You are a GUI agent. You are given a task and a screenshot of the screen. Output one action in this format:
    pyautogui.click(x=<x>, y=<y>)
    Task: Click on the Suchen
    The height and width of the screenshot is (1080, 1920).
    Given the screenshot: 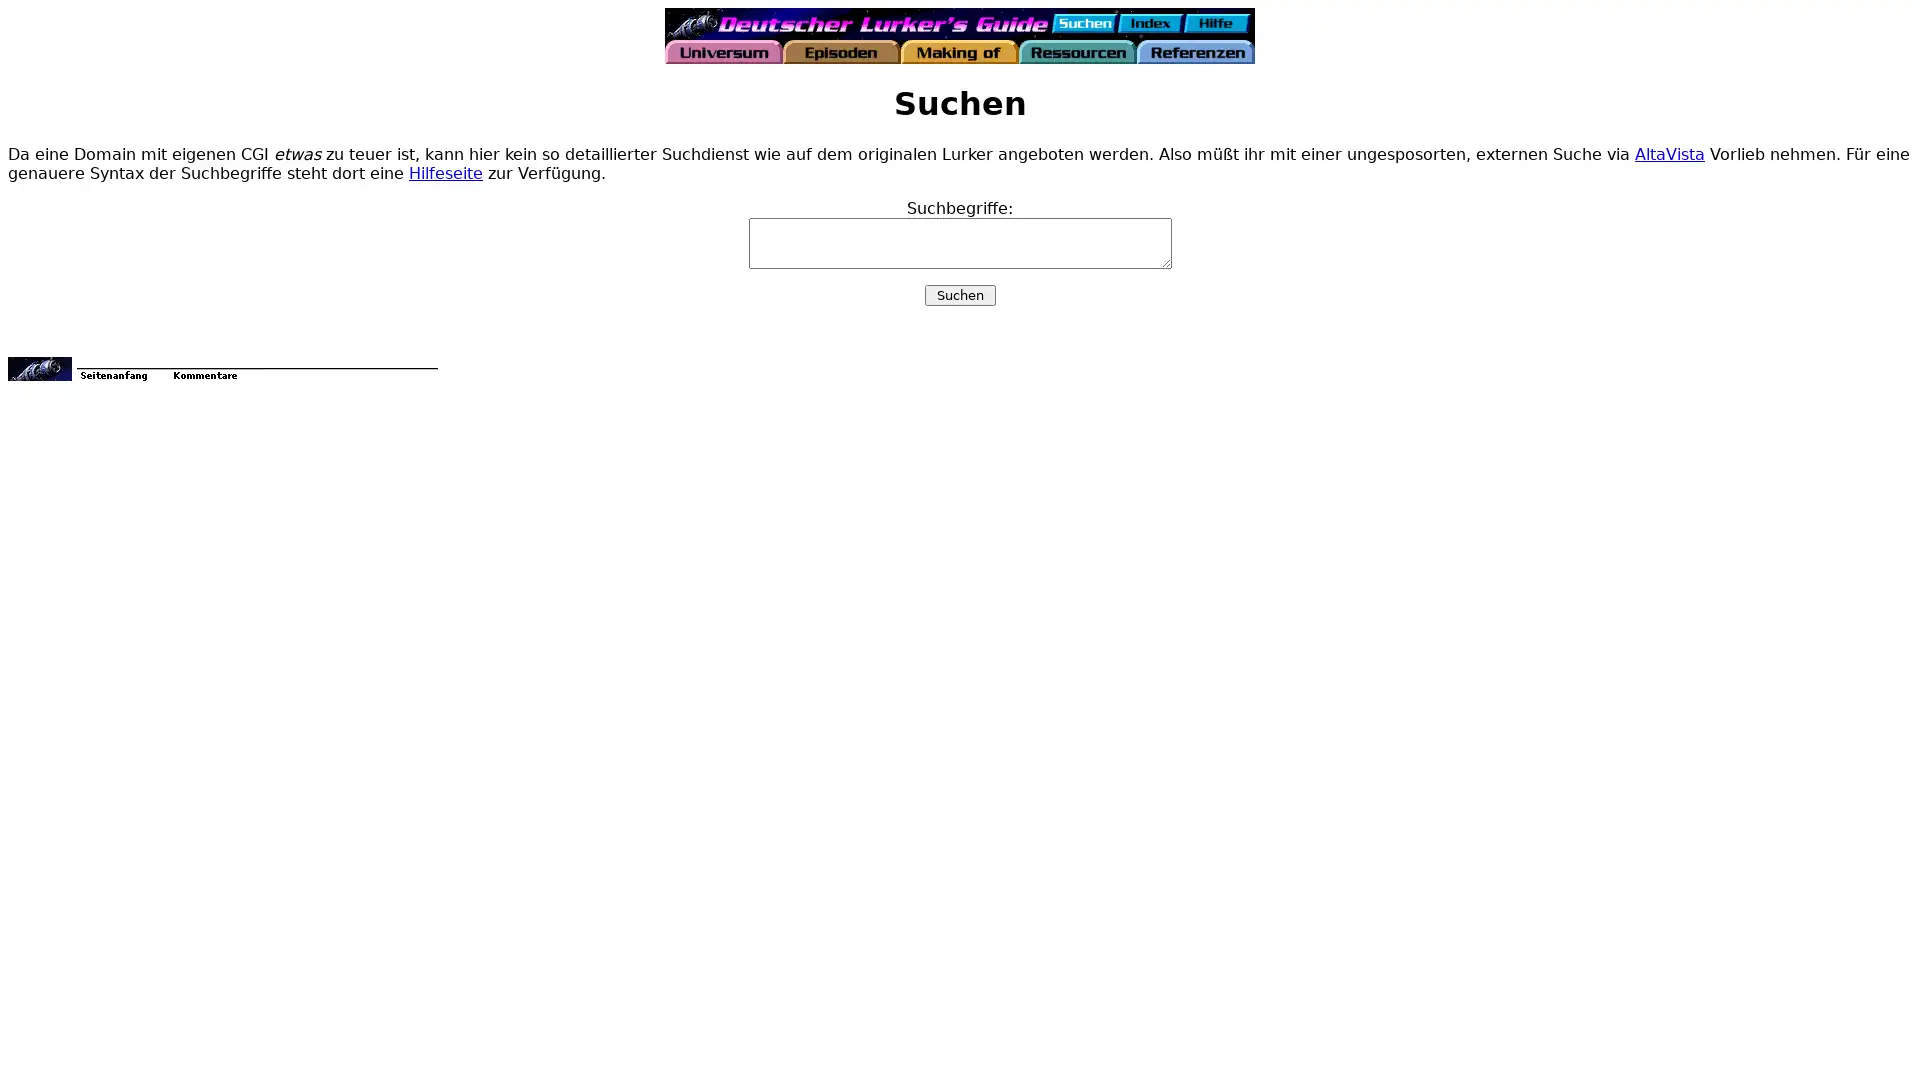 What is the action you would take?
    pyautogui.click(x=958, y=294)
    